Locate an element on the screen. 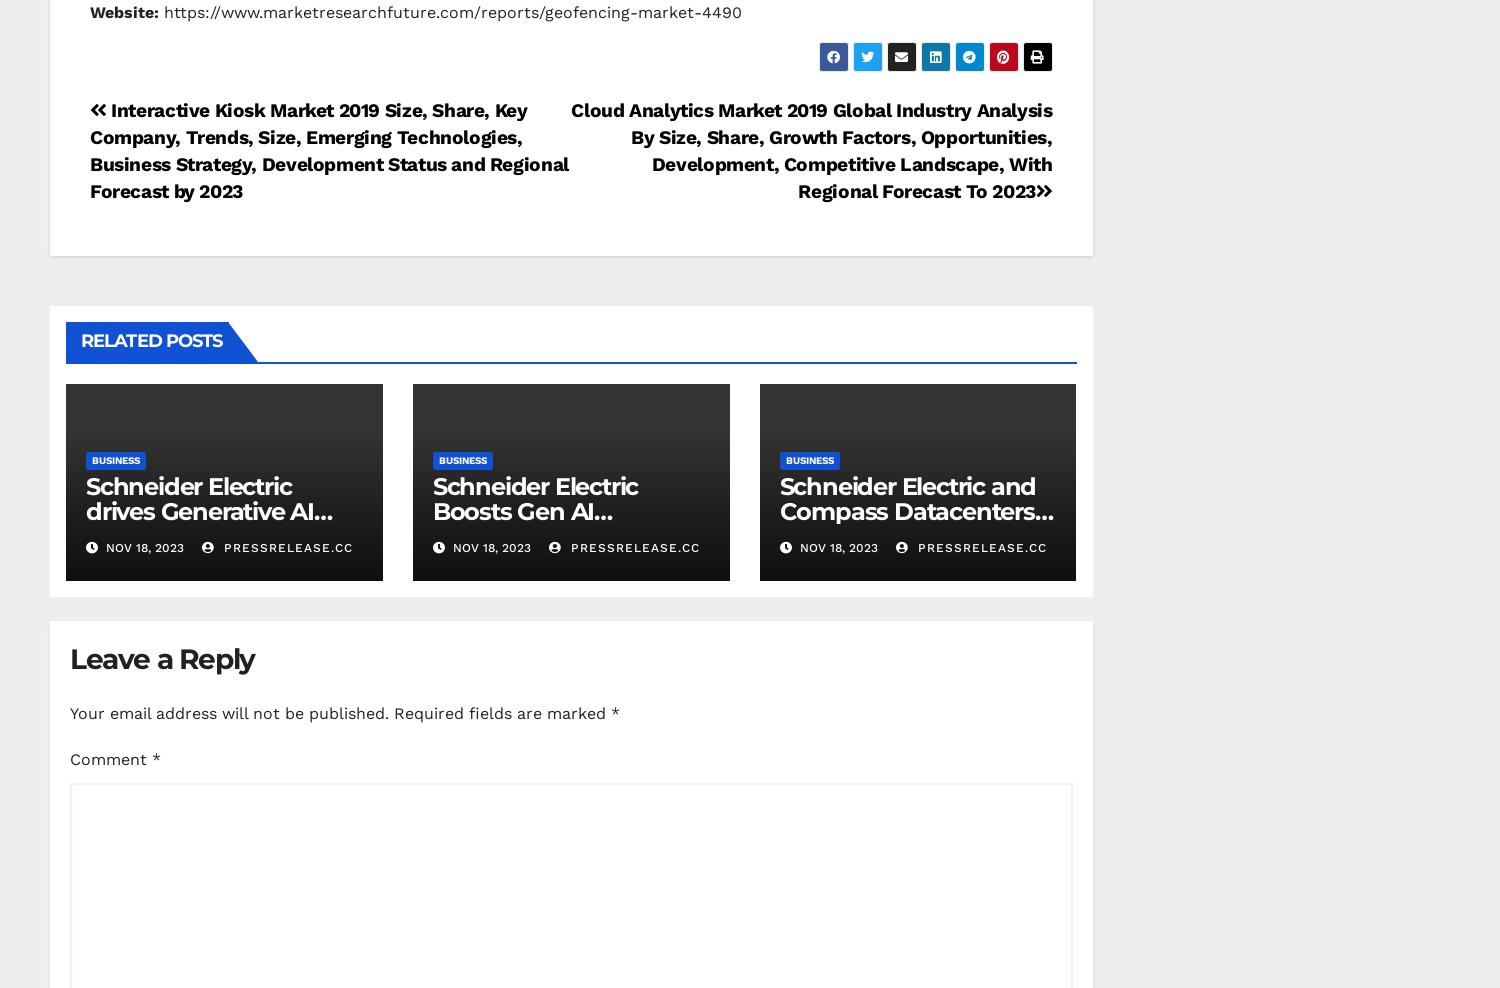  'Related Posts' is located at coordinates (151, 339).